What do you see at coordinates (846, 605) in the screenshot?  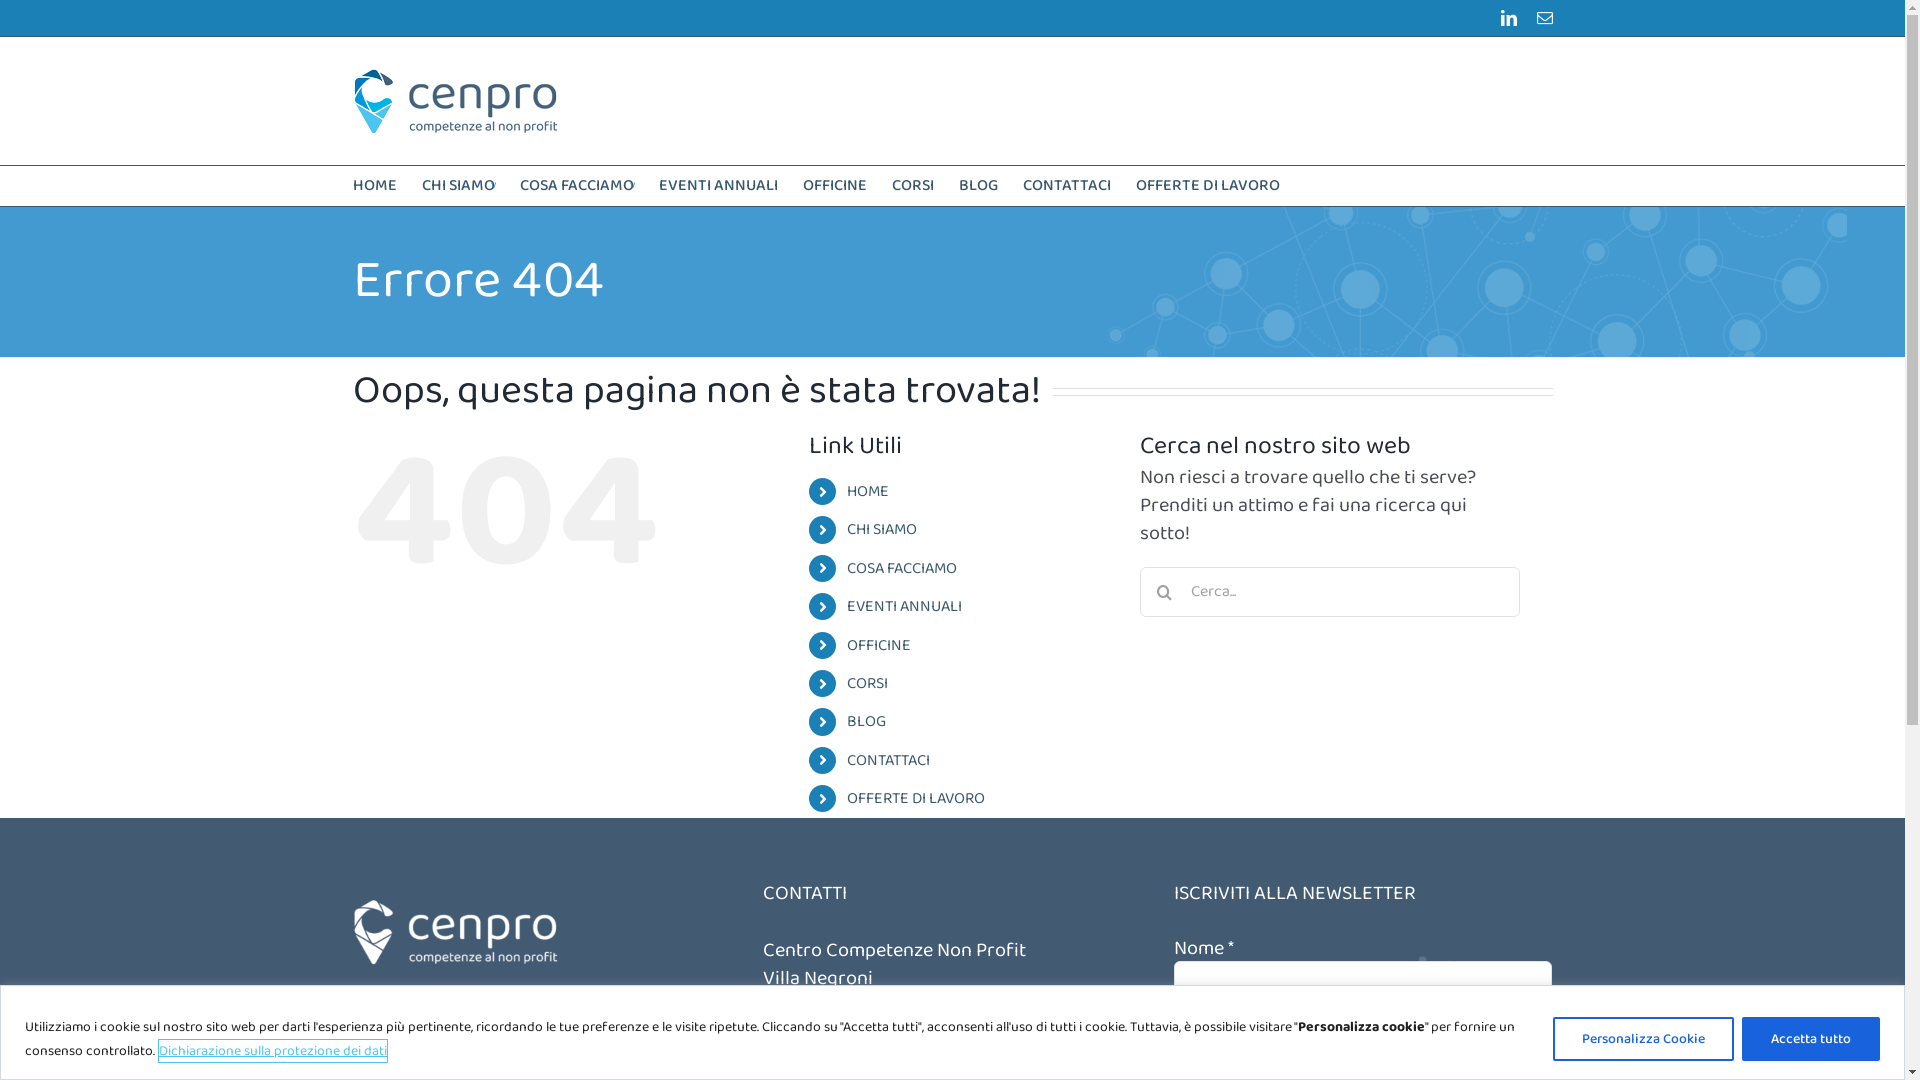 I see `'EVENTI ANNUALI'` at bounding box center [846, 605].